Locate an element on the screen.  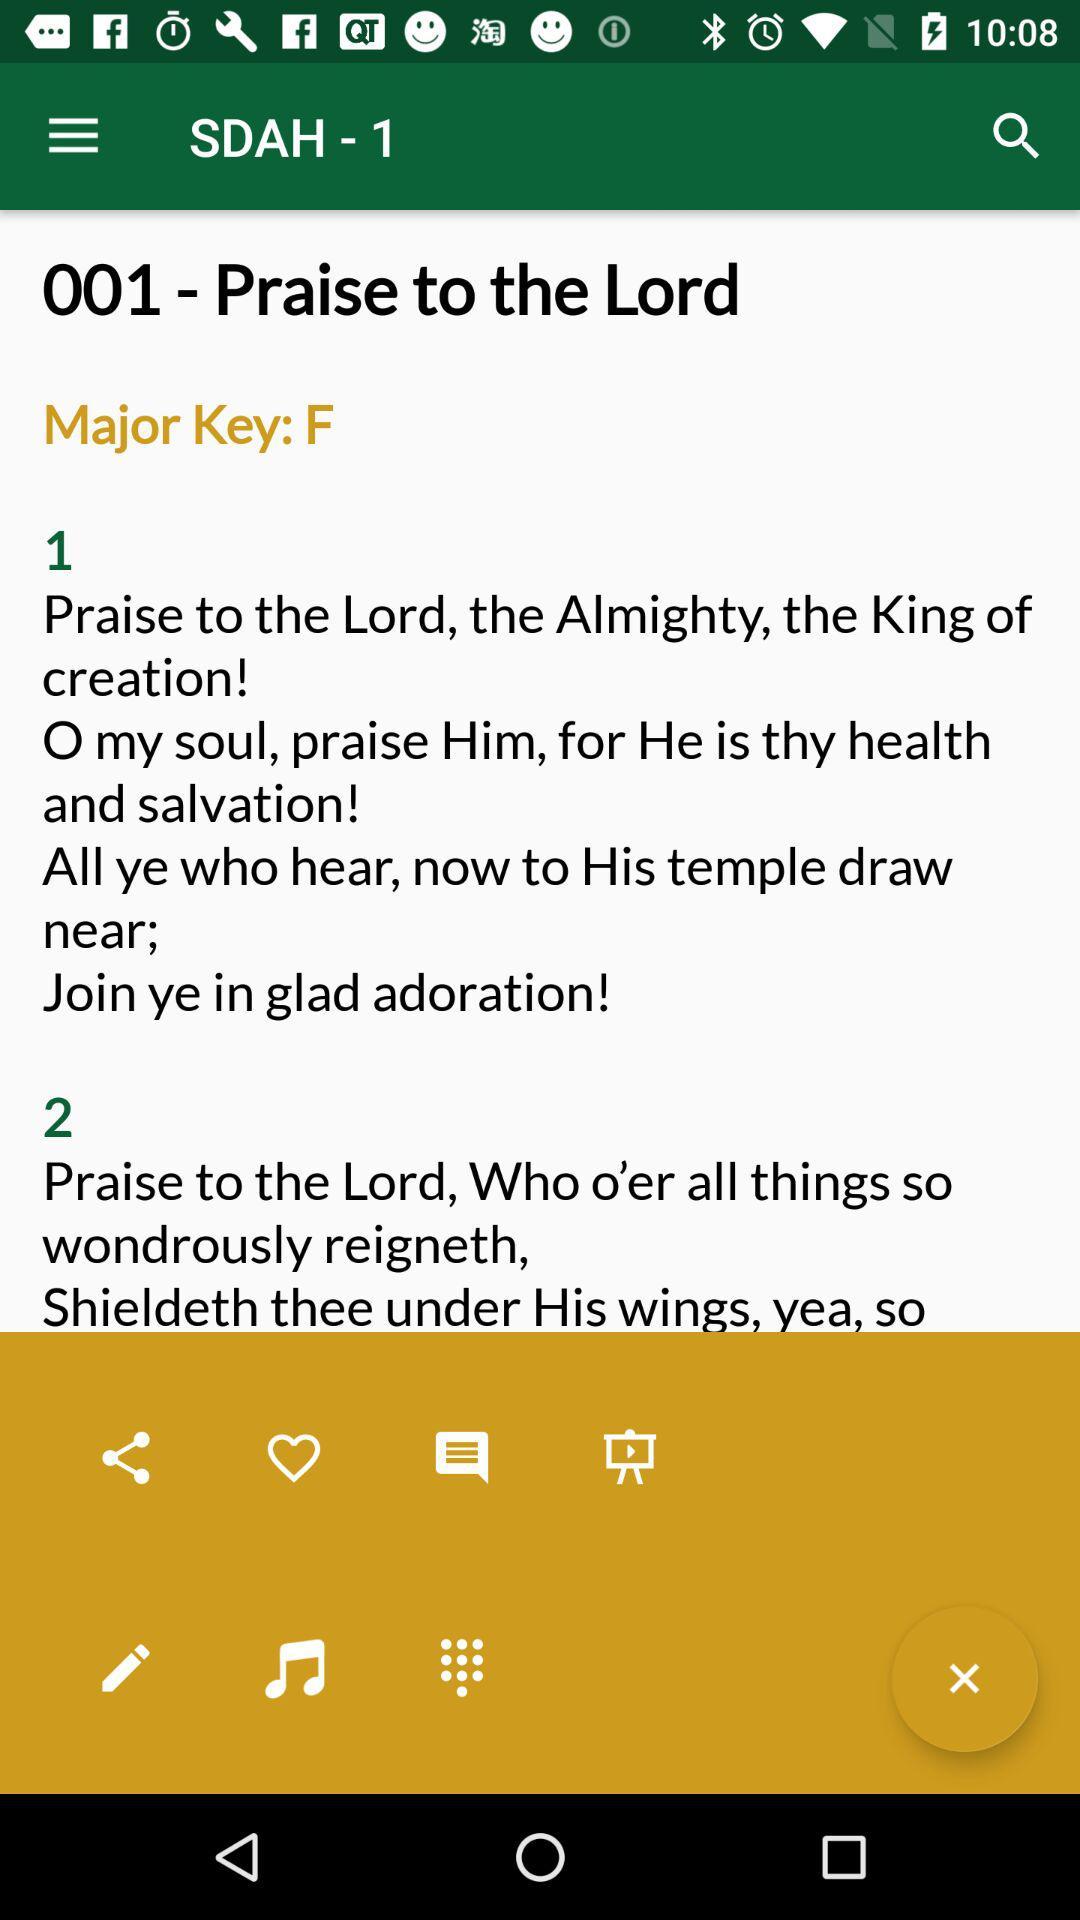
main menu is located at coordinates (462, 1667).